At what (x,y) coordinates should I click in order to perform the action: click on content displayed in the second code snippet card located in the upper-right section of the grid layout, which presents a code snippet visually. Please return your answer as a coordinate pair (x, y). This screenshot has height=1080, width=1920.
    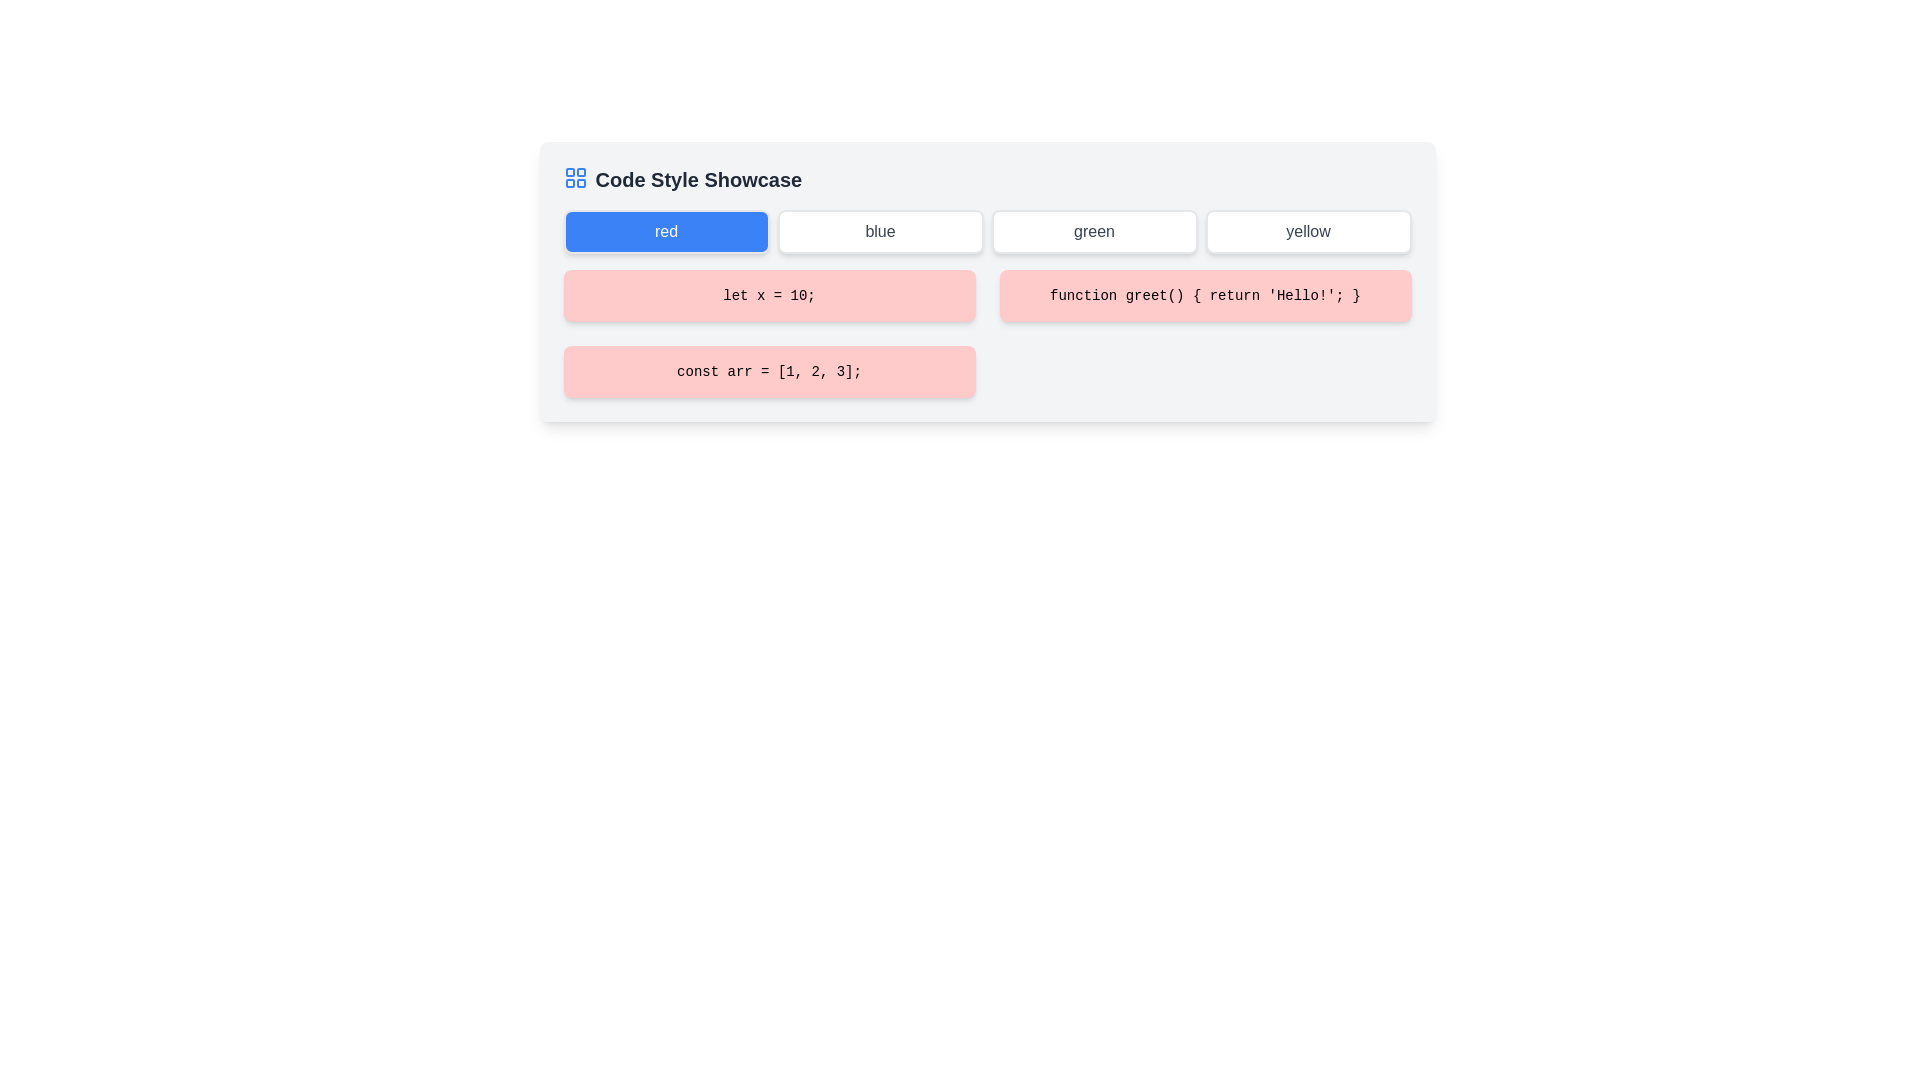
    Looking at the image, I should click on (1204, 296).